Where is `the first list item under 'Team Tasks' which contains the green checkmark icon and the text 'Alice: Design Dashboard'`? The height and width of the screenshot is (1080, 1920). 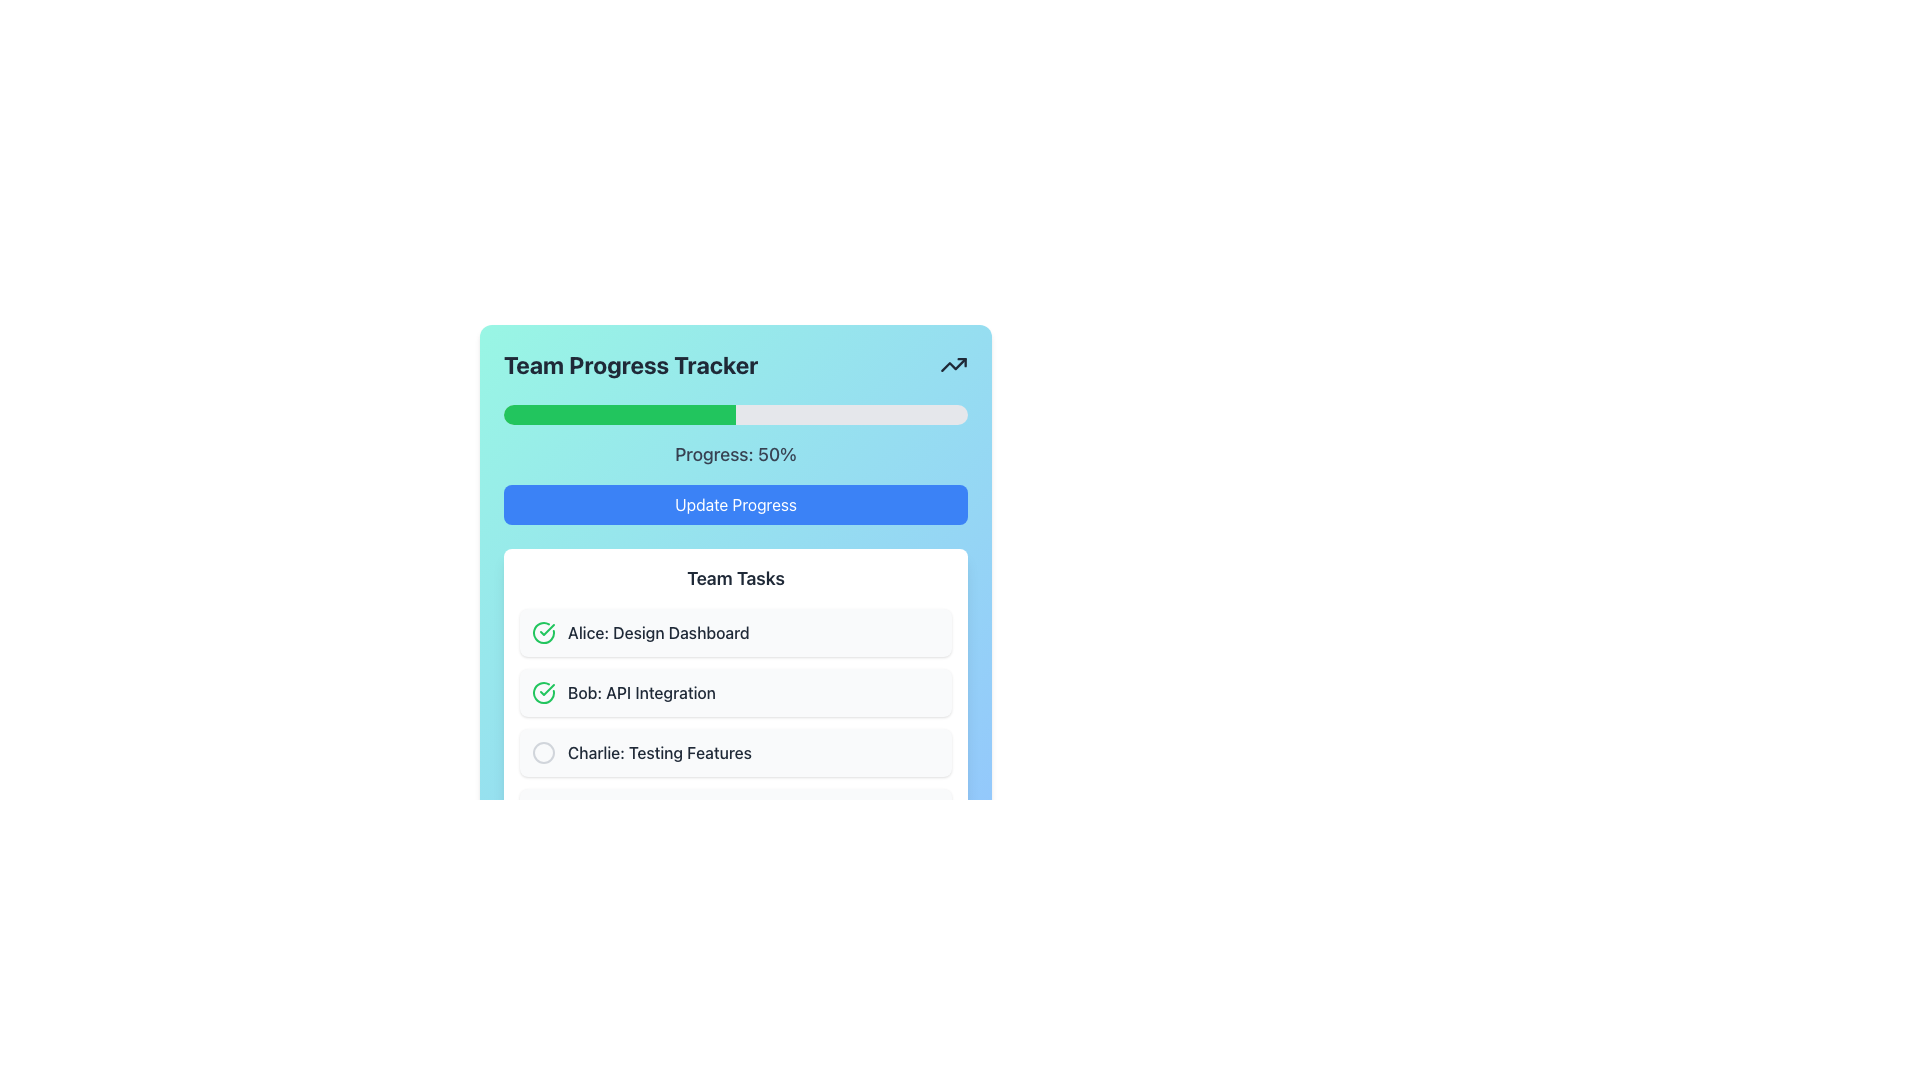 the first list item under 'Team Tasks' which contains the green checkmark icon and the text 'Alice: Design Dashboard' is located at coordinates (734, 632).